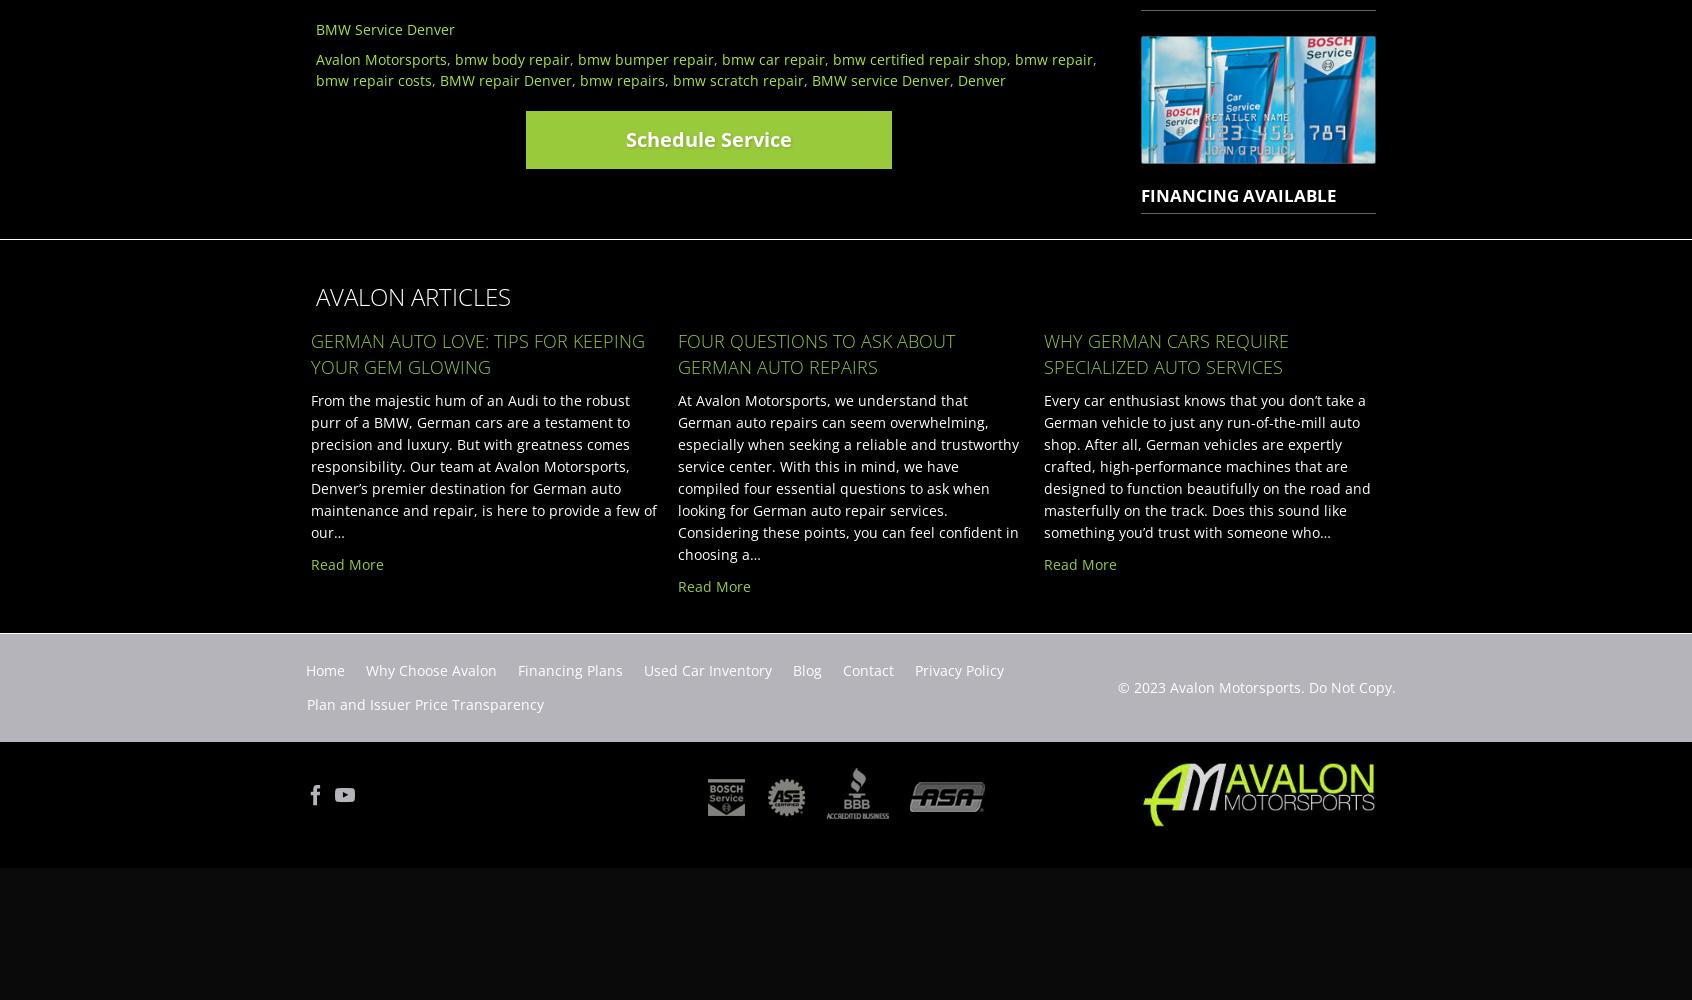 The height and width of the screenshot is (1000, 1692). I want to click on 'Denver', so click(958, 78).